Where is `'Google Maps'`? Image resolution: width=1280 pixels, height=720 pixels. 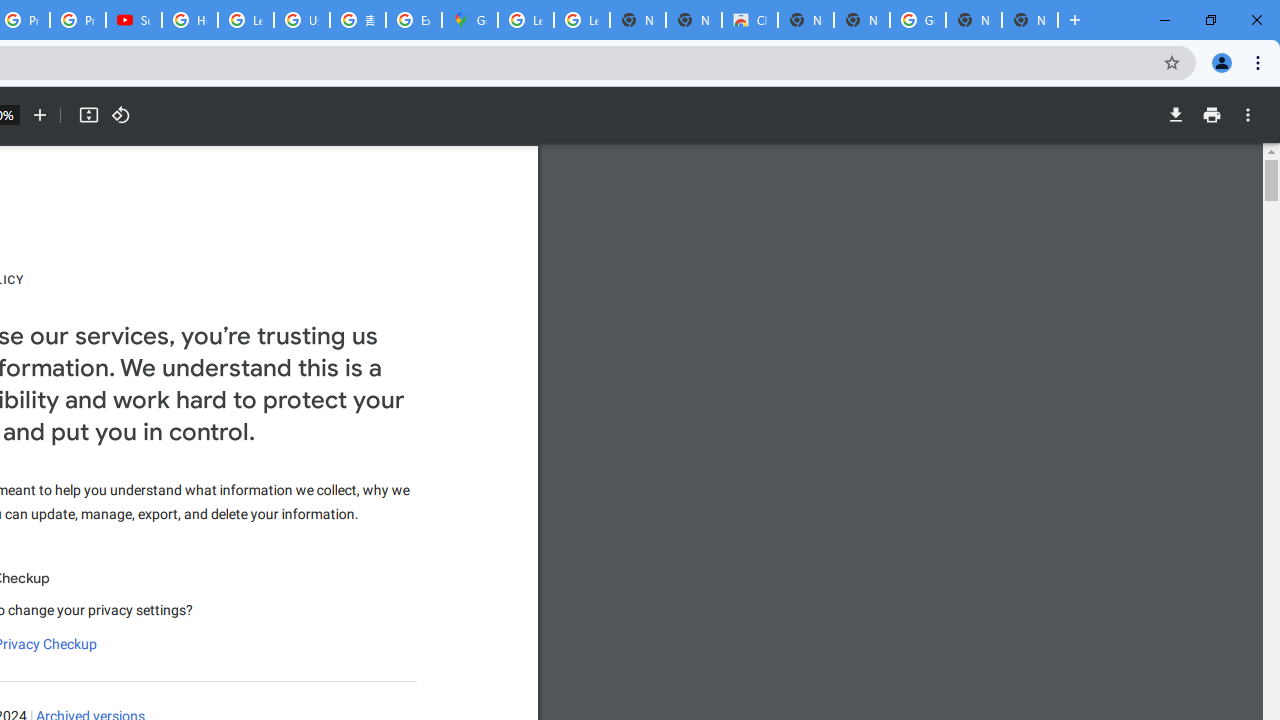 'Google Maps' is located at coordinates (468, 20).